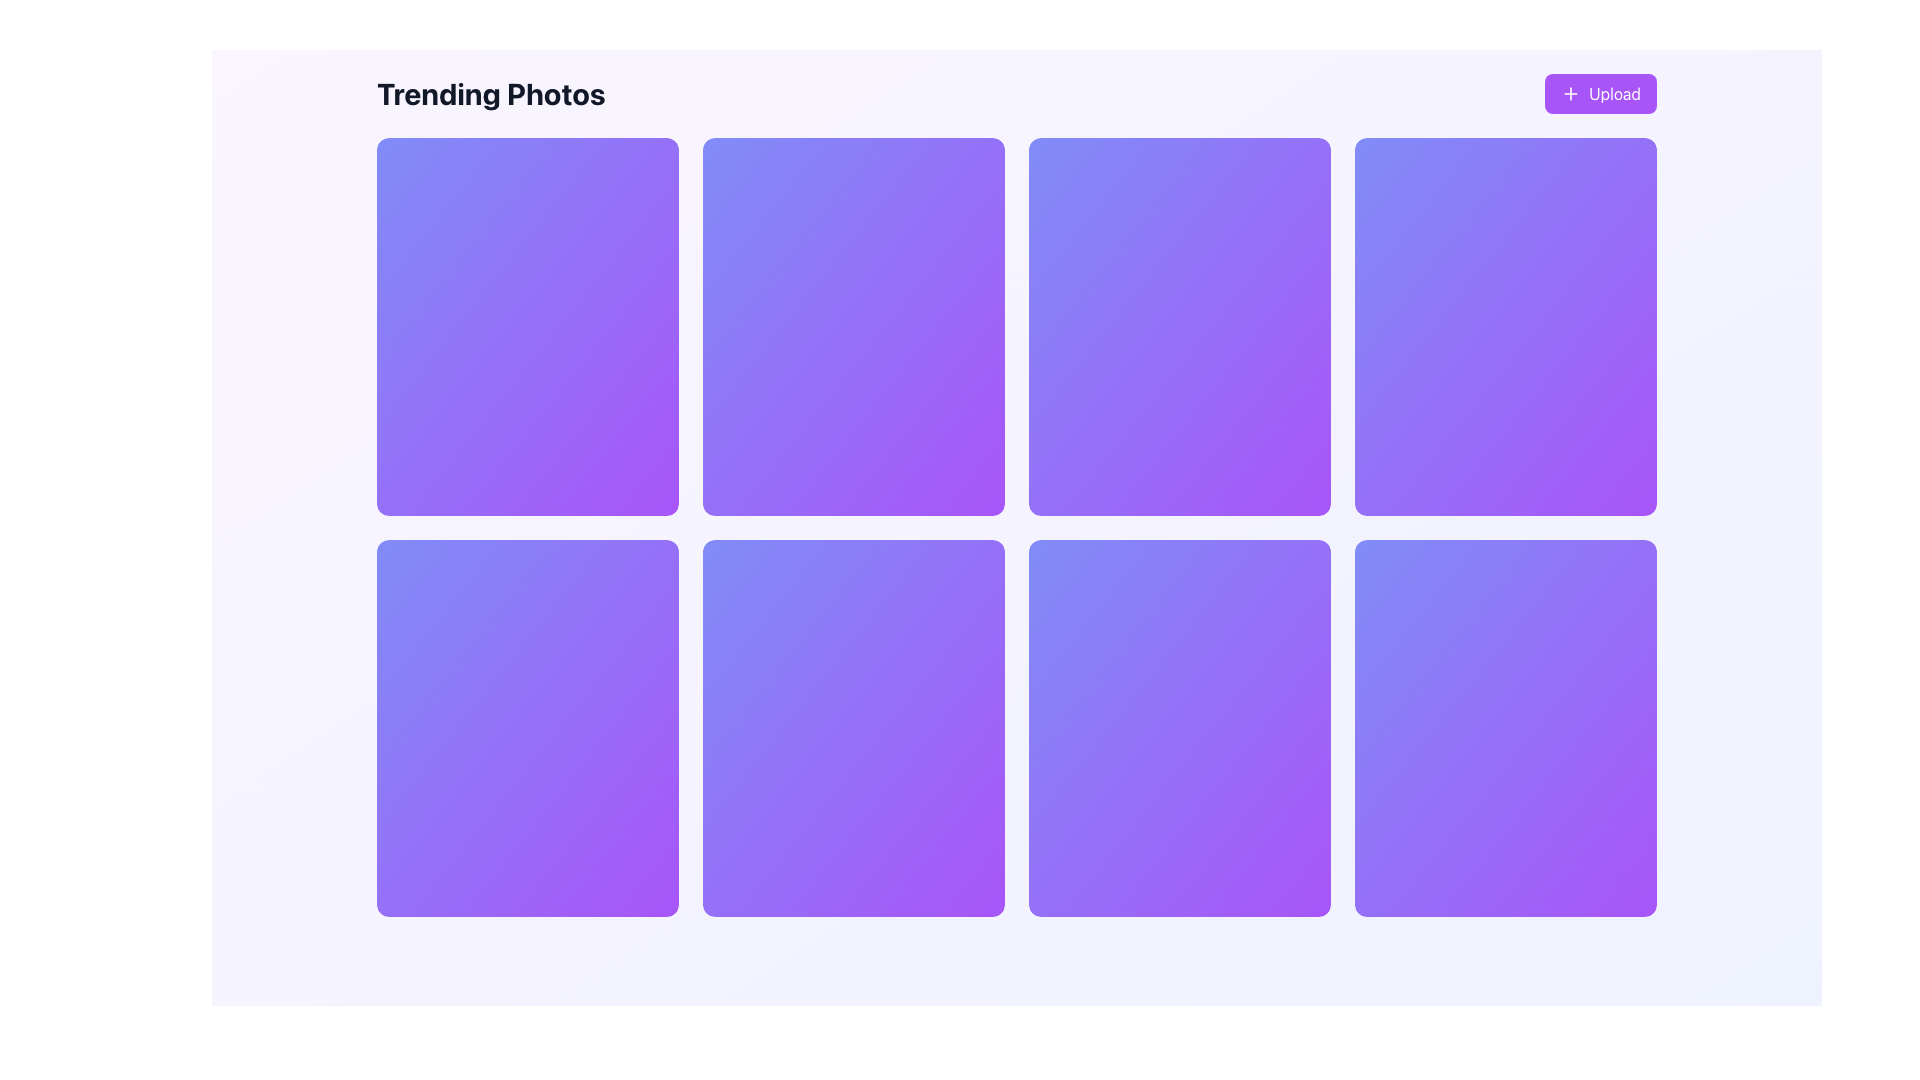 This screenshot has width=1920, height=1080. Describe the element at coordinates (854, 325) in the screenshot. I see `the second clickable card in the gallery layout to interact with its functionality` at that location.